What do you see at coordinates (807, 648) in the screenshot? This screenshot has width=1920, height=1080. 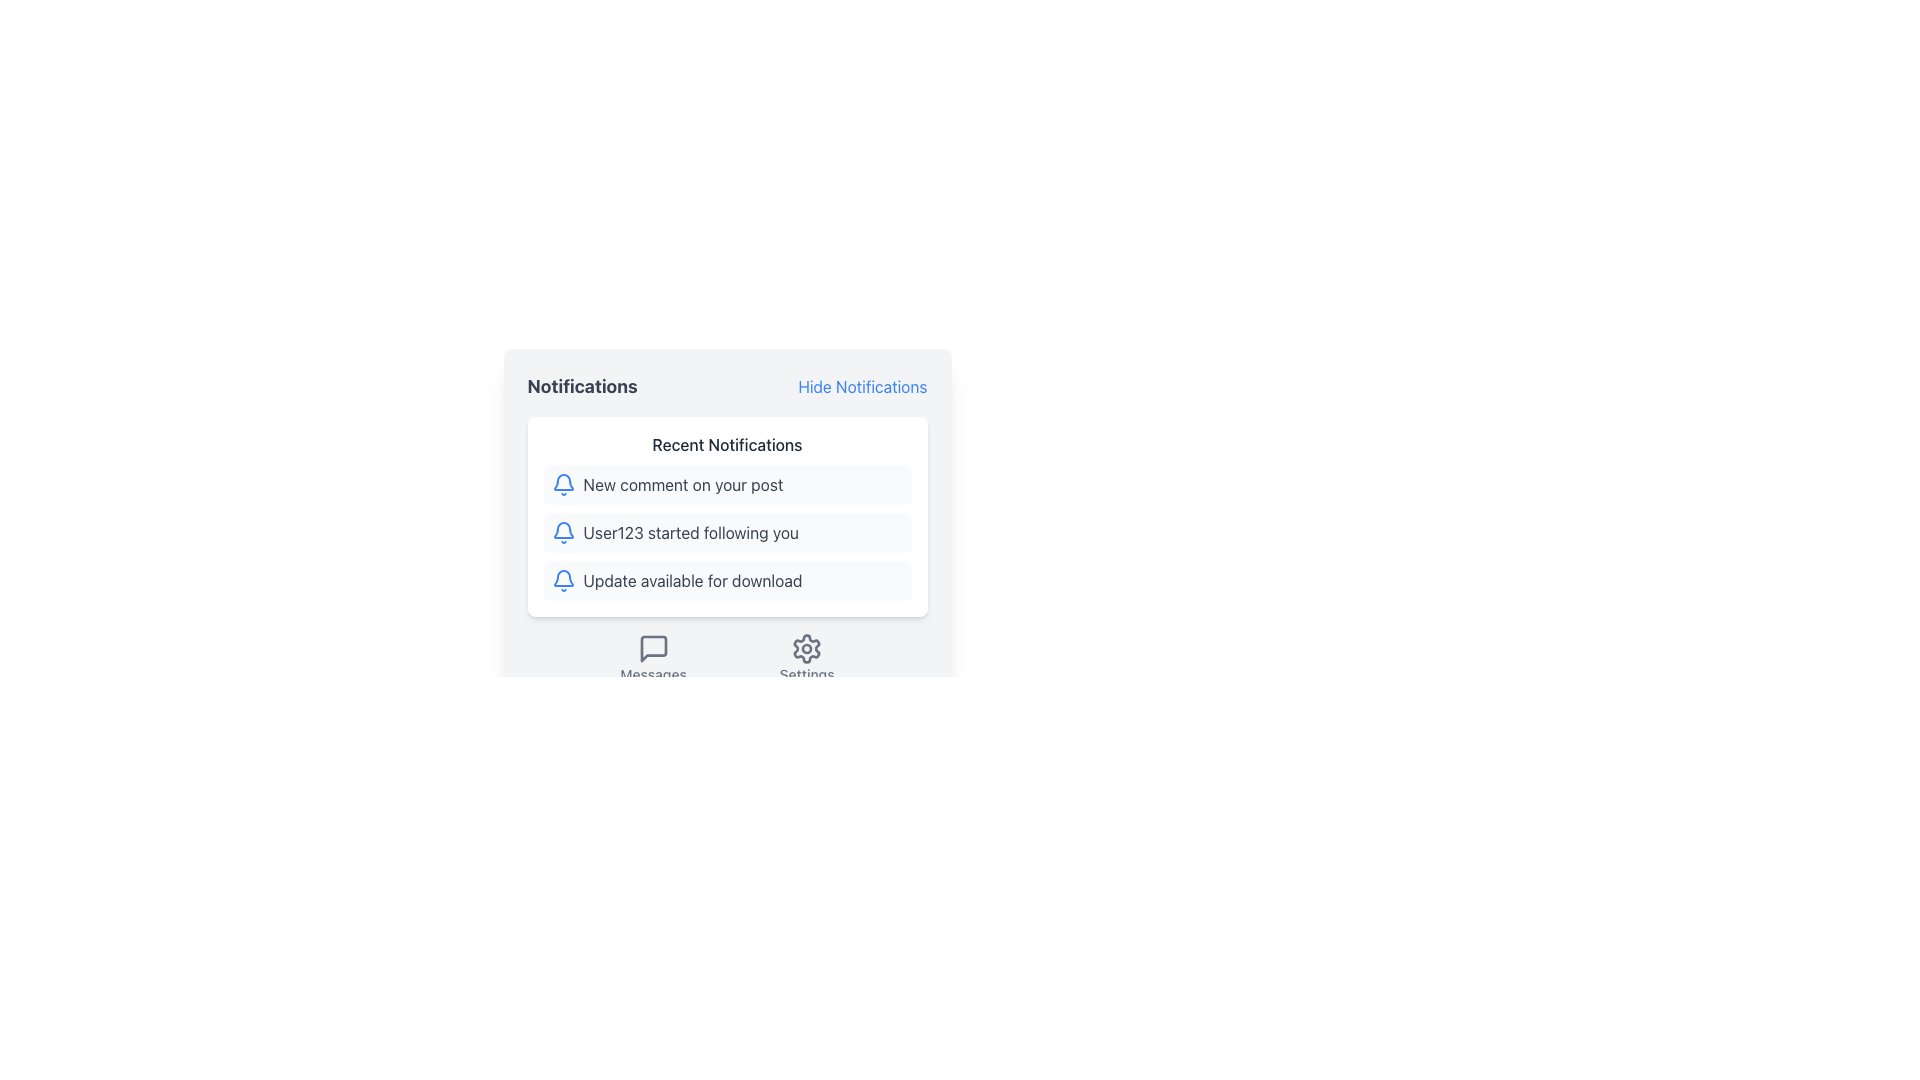 I see `the settings icon located in the bottom-right corner of the notifications interface` at bounding box center [807, 648].